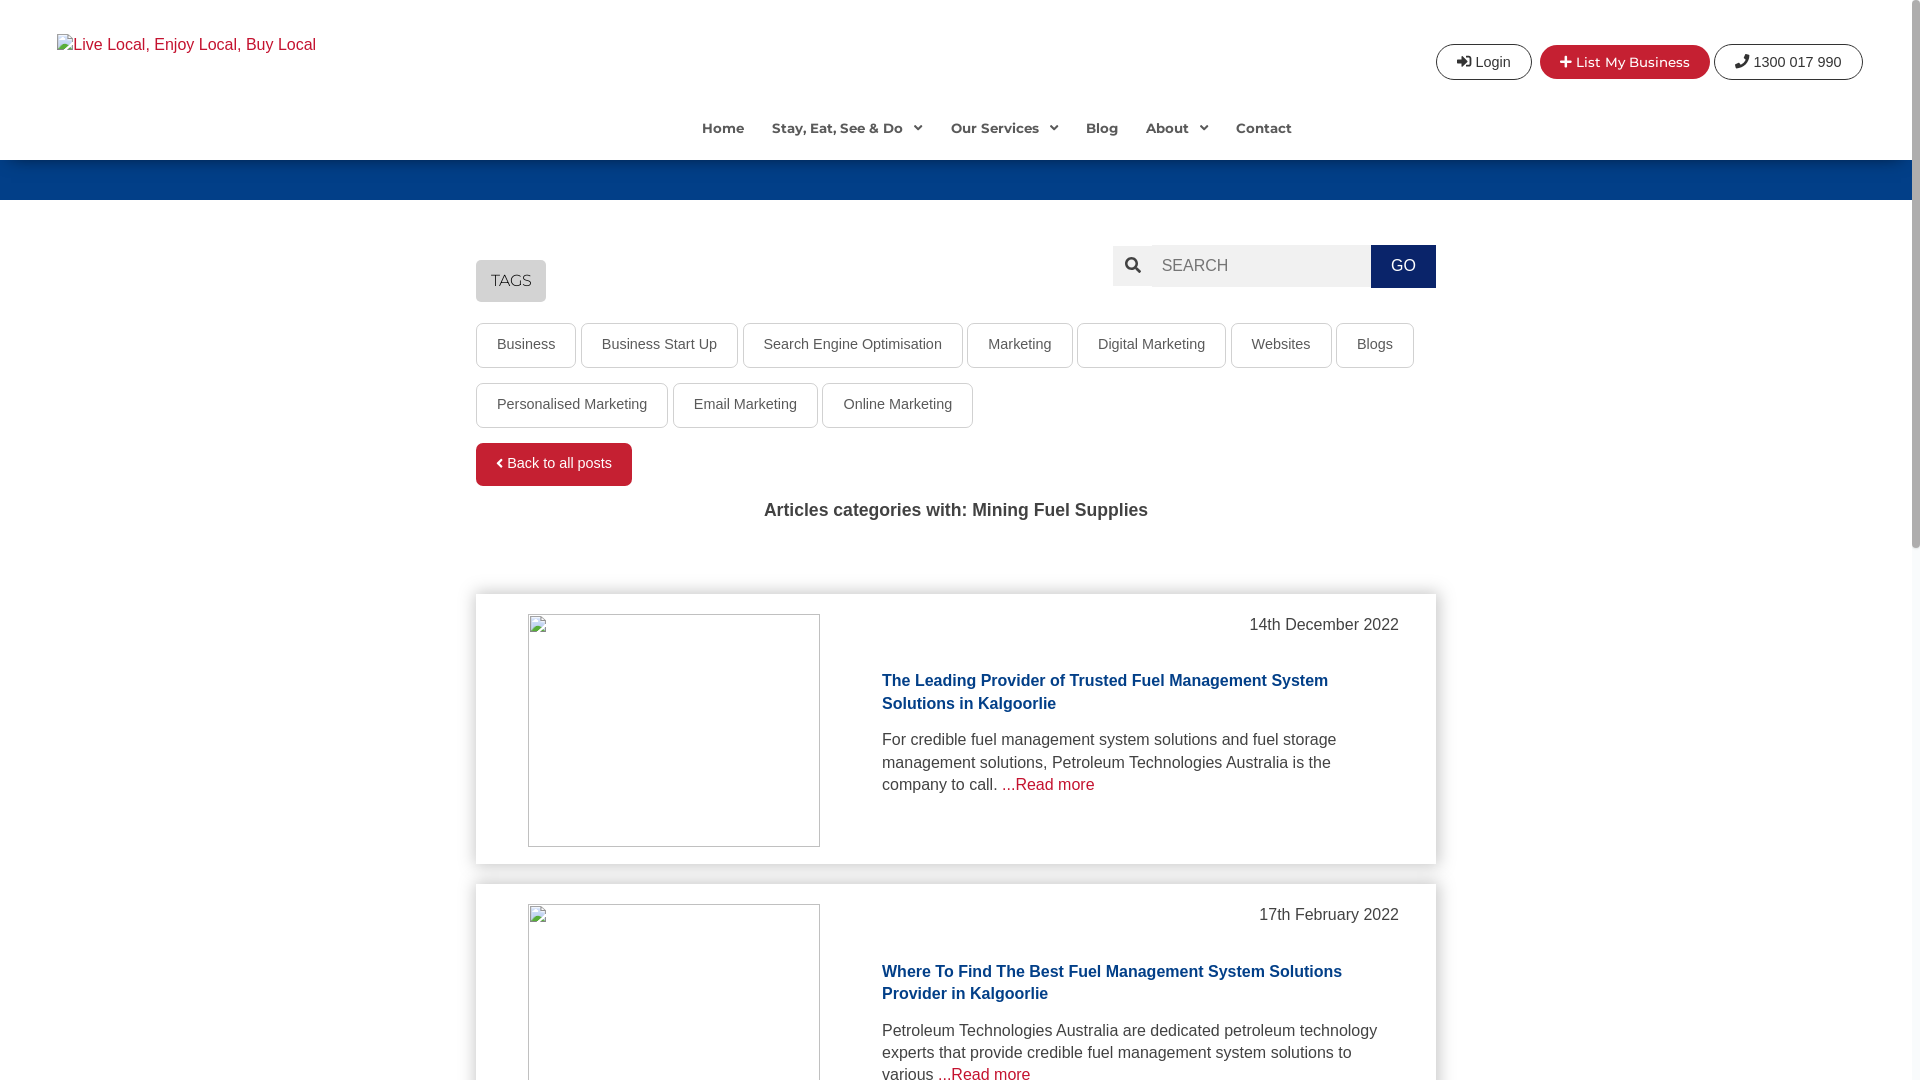 This screenshot has height=1080, width=1920. What do you see at coordinates (1151, 344) in the screenshot?
I see `'Digital Marketing'` at bounding box center [1151, 344].